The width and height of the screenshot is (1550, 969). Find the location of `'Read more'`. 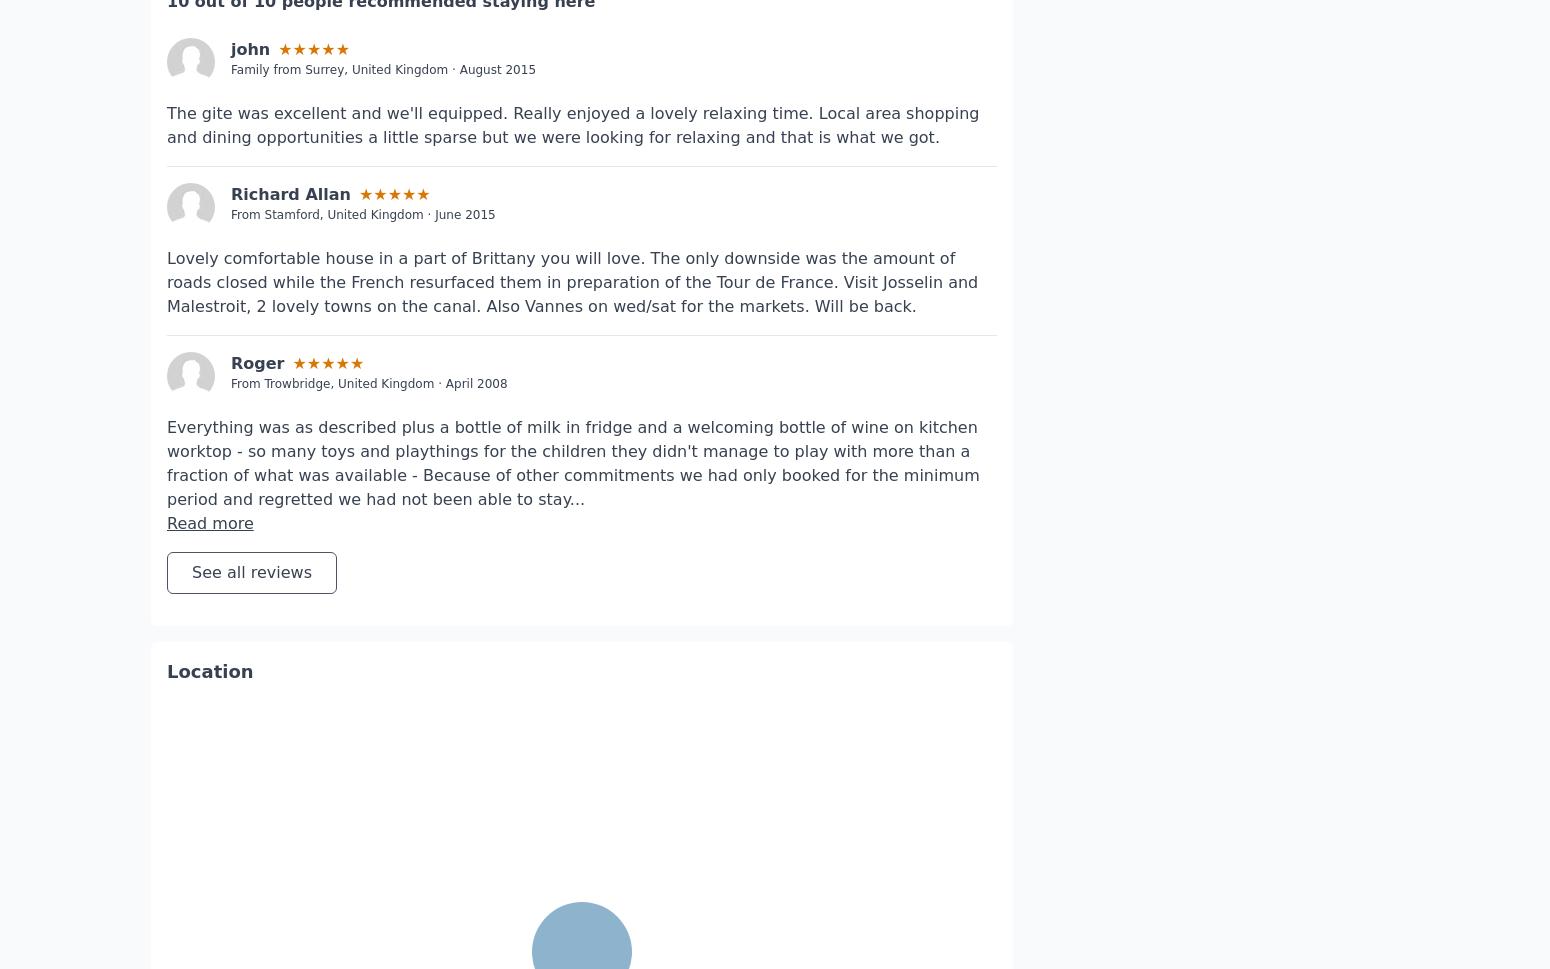

'Read more' is located at coordinates (165, 463).